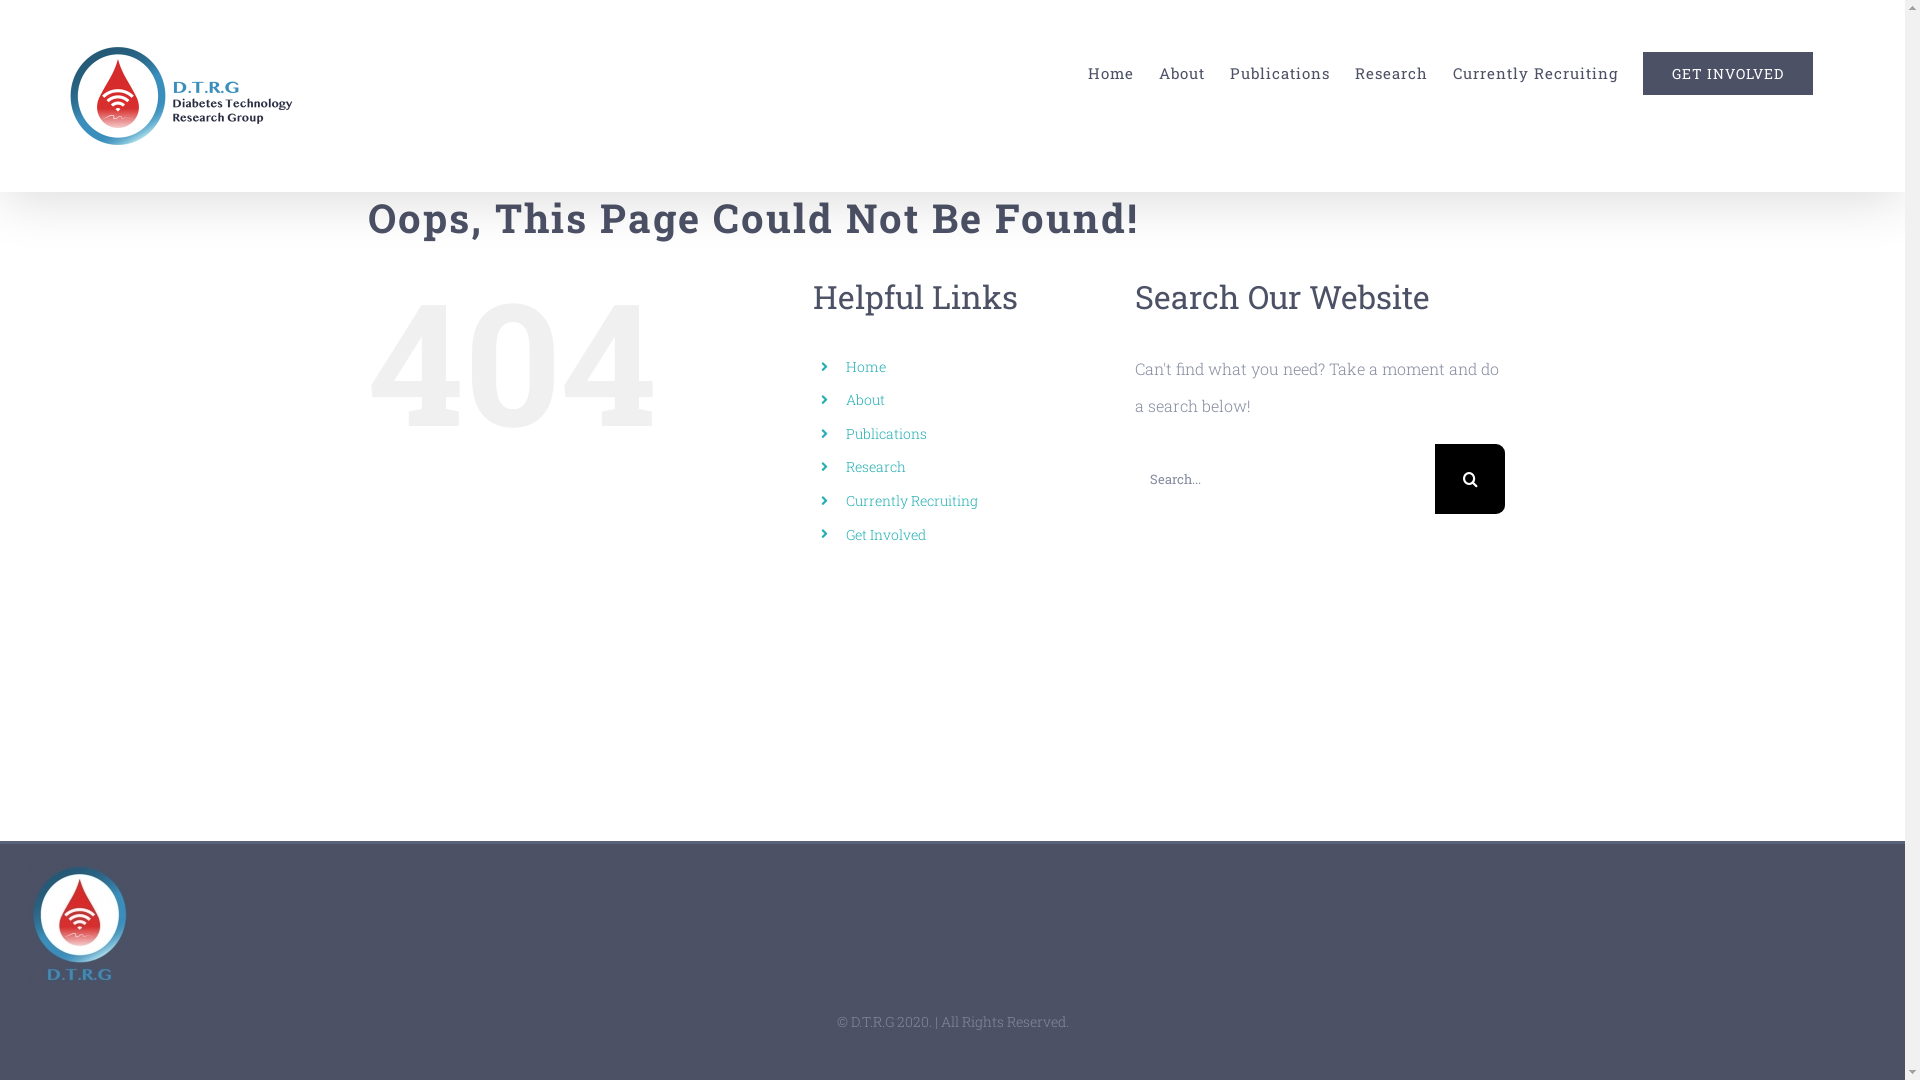 The width and height of the screenshot is (1920, 1080). Describe the element at coordinates (911, 499) in the screenshot. I see `'Currently Recruiting'` at that location.